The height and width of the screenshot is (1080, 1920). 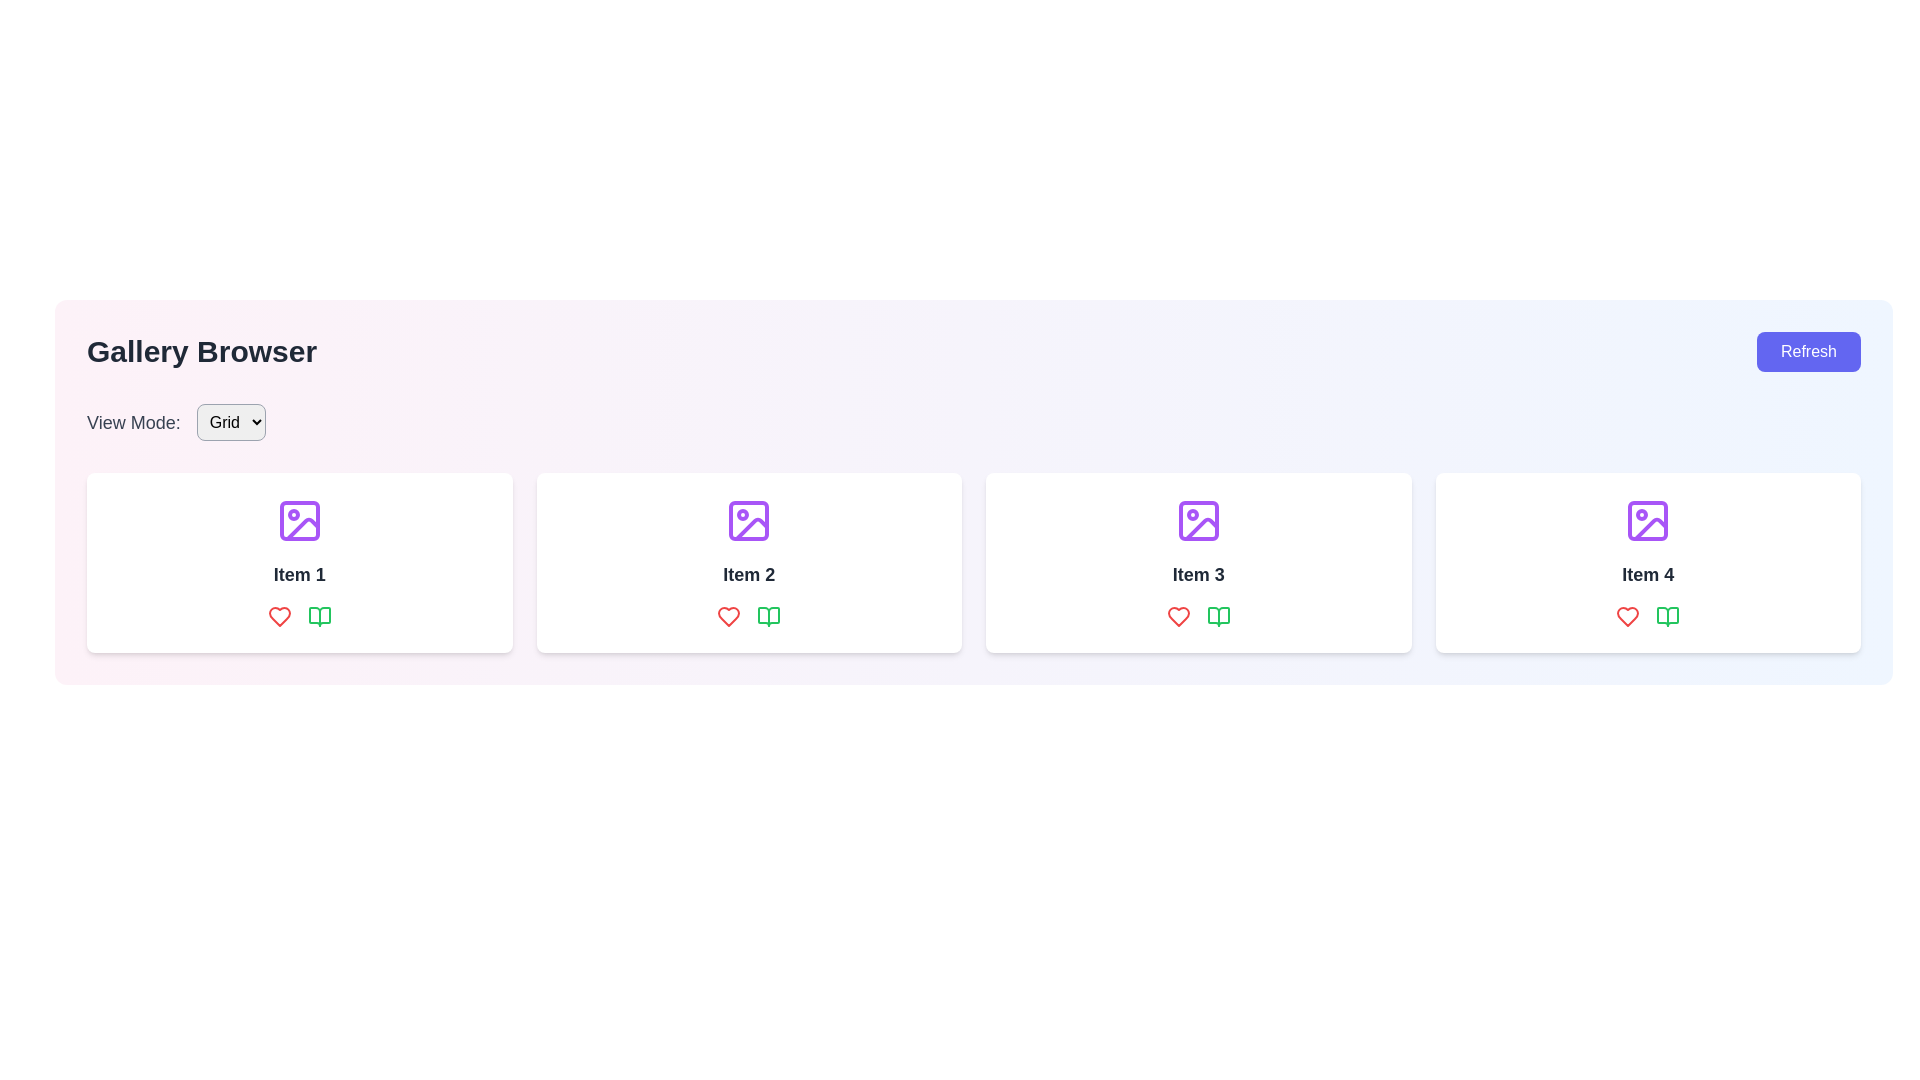 I want to click on the static text label reading 'View Mode:' which is styled with a larger font size and medium font weight, located near the top-left of the interface beside the dropdown menu for selecting view options, so click(x=132, y=421).